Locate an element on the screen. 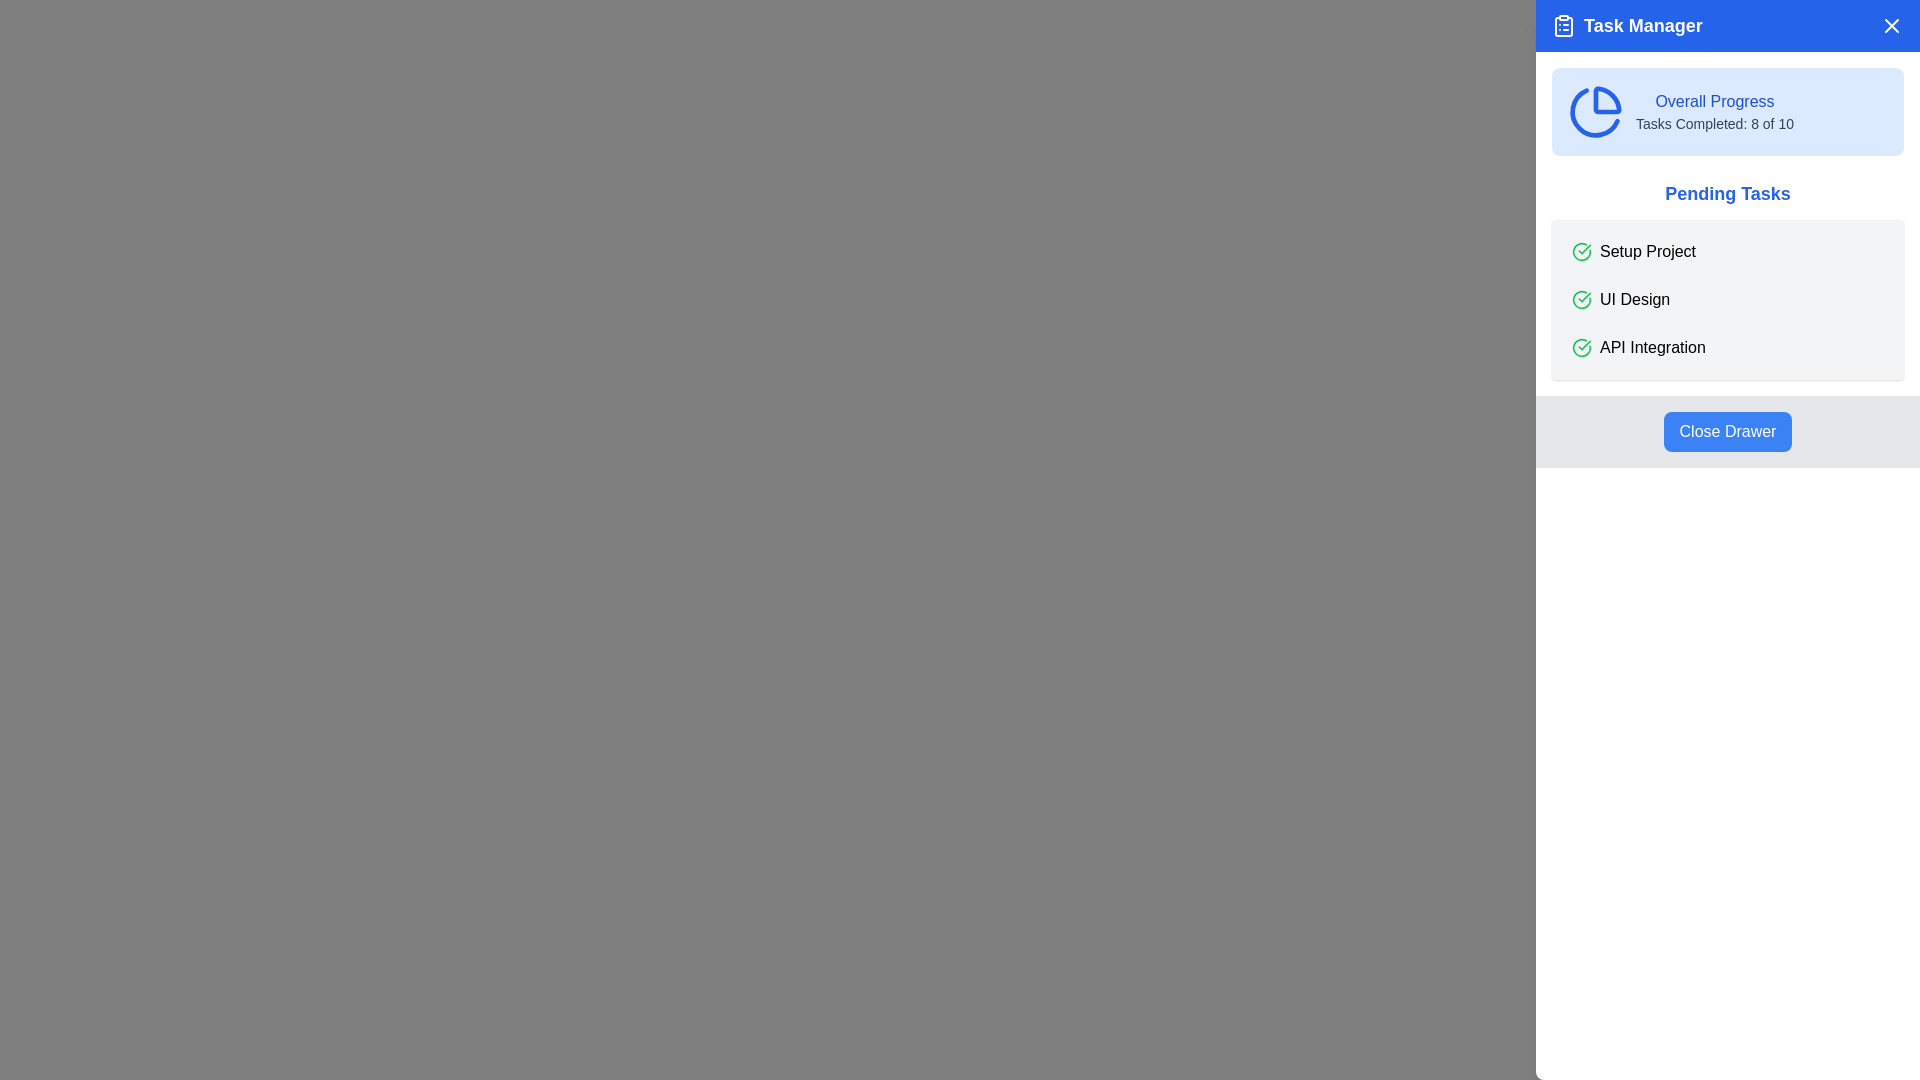 The height and width of the screenshot is (1080, 1920). the 'UI Design' task entry in the 'Pending Tasks' list is located at coordinates (1727, 300).